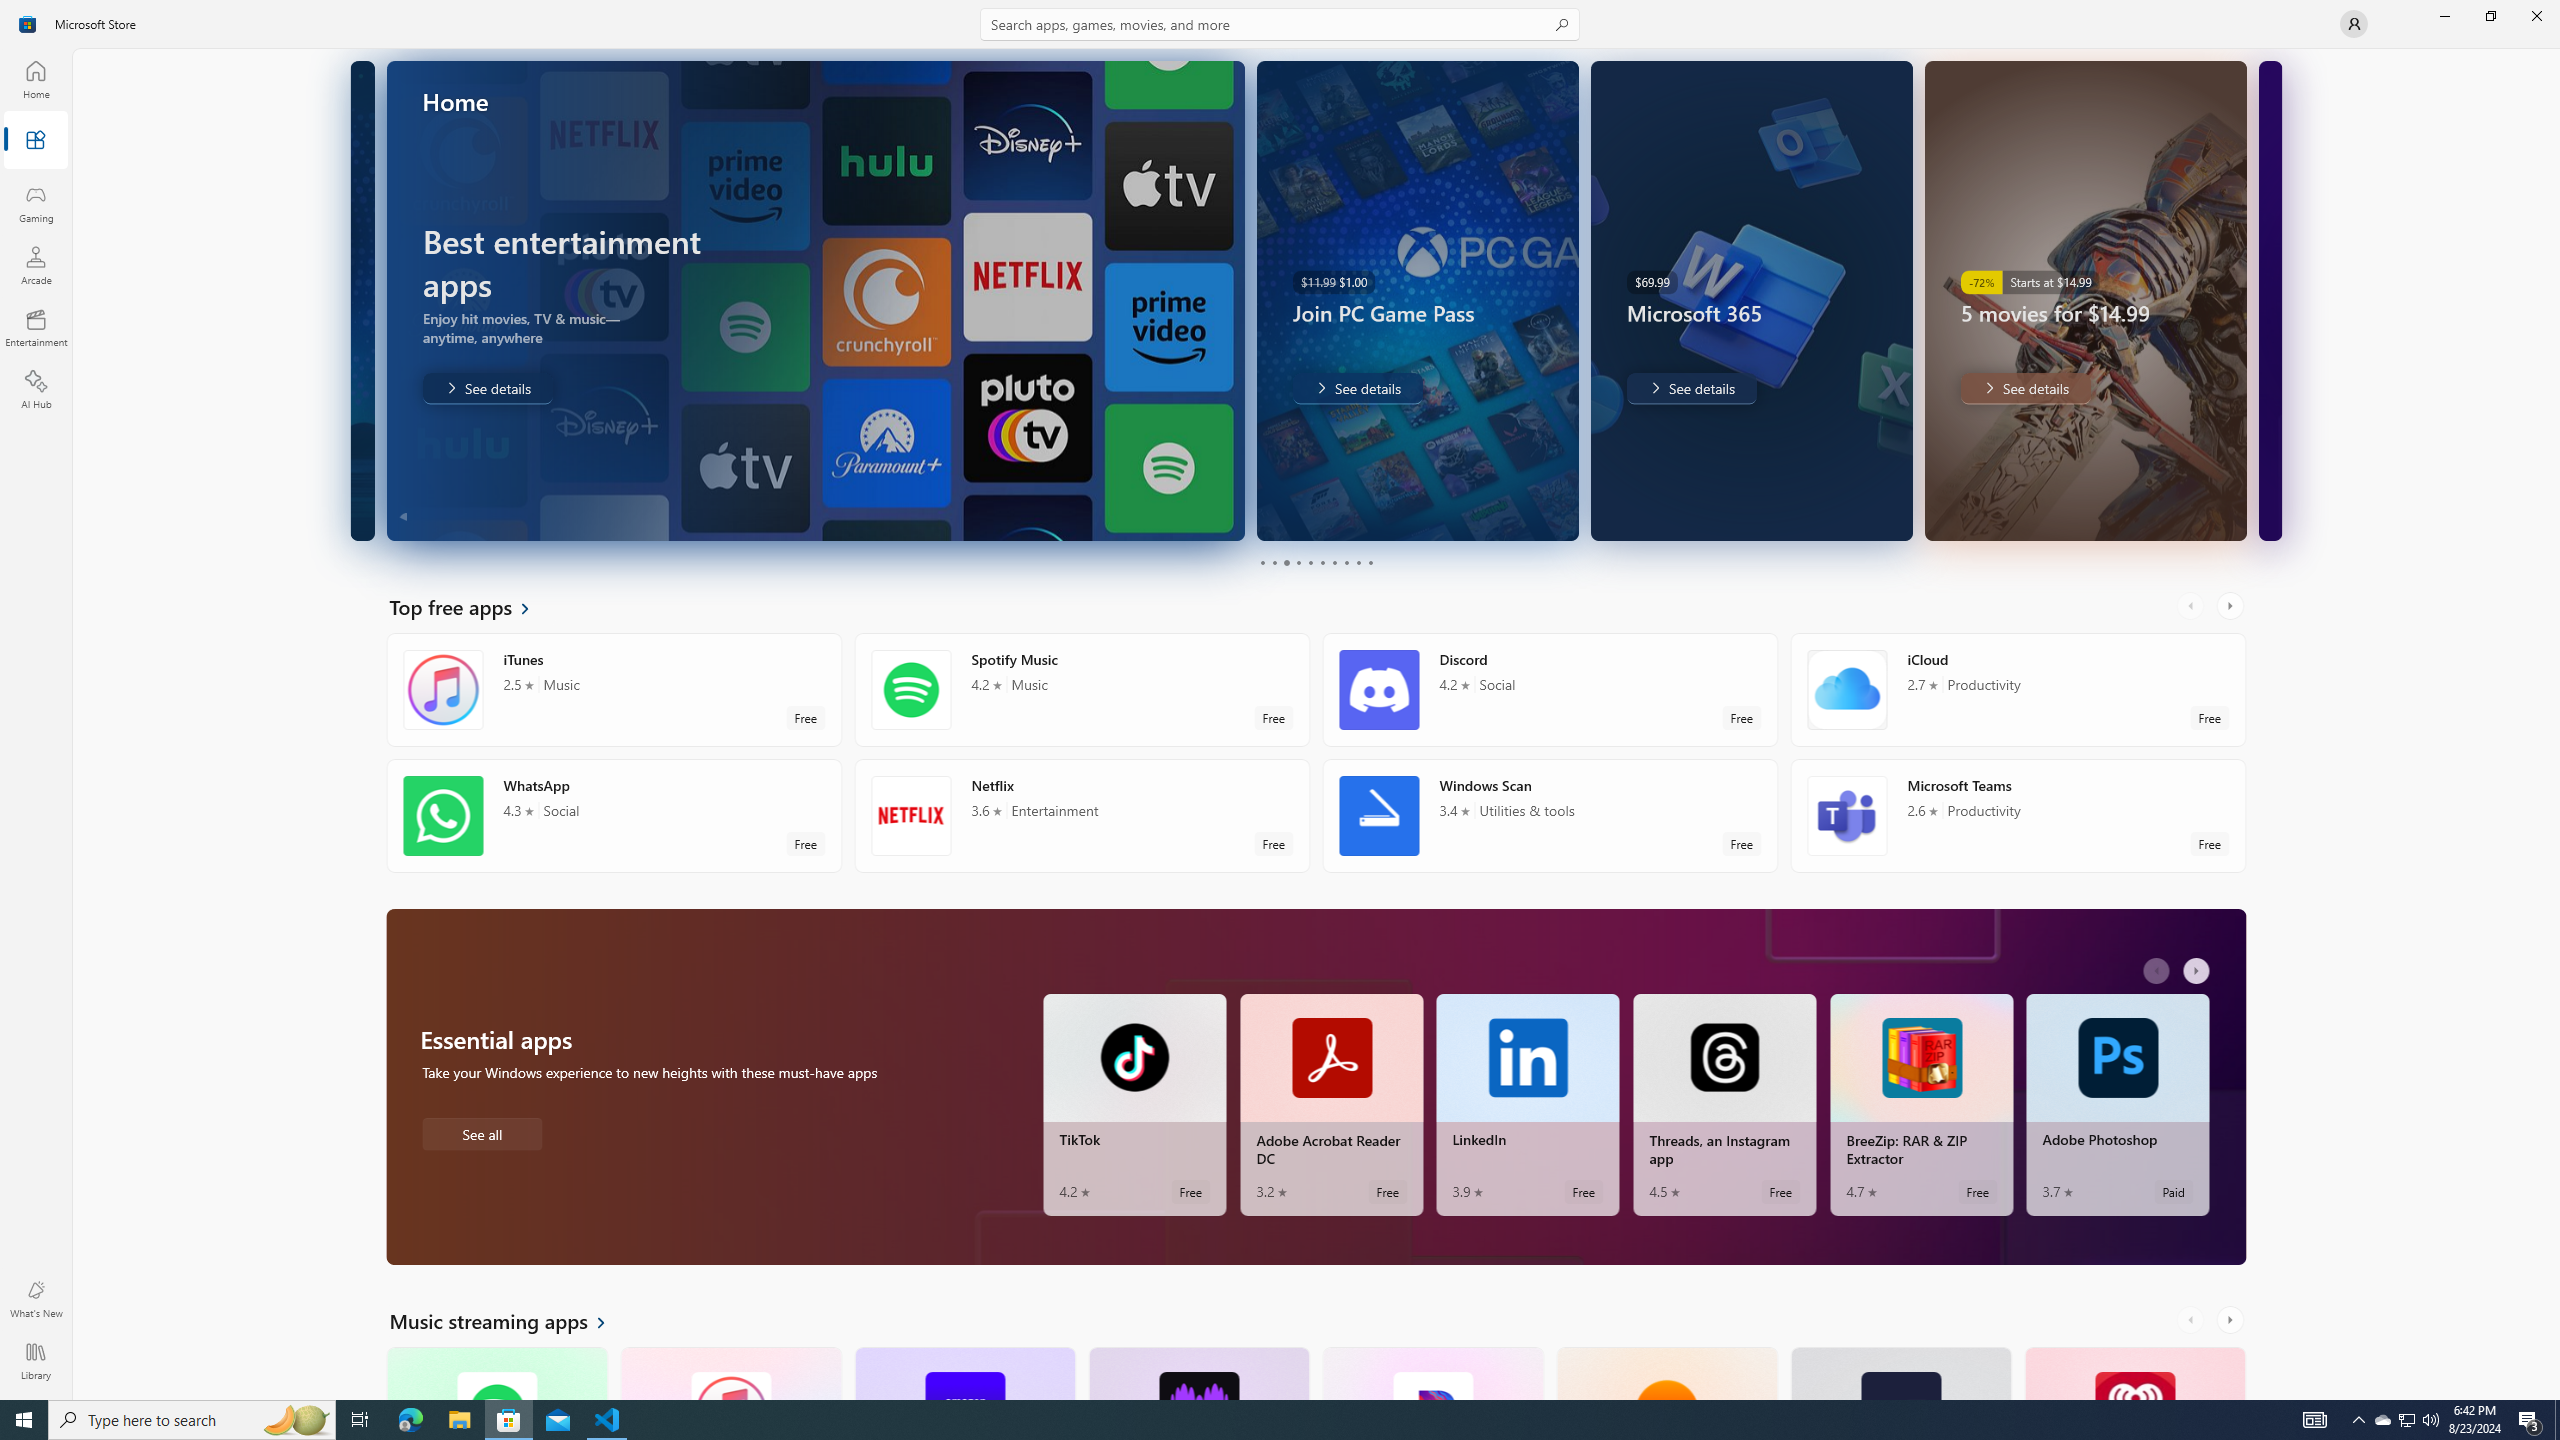  I want to click on 'Page 2', so click(1272, 562).